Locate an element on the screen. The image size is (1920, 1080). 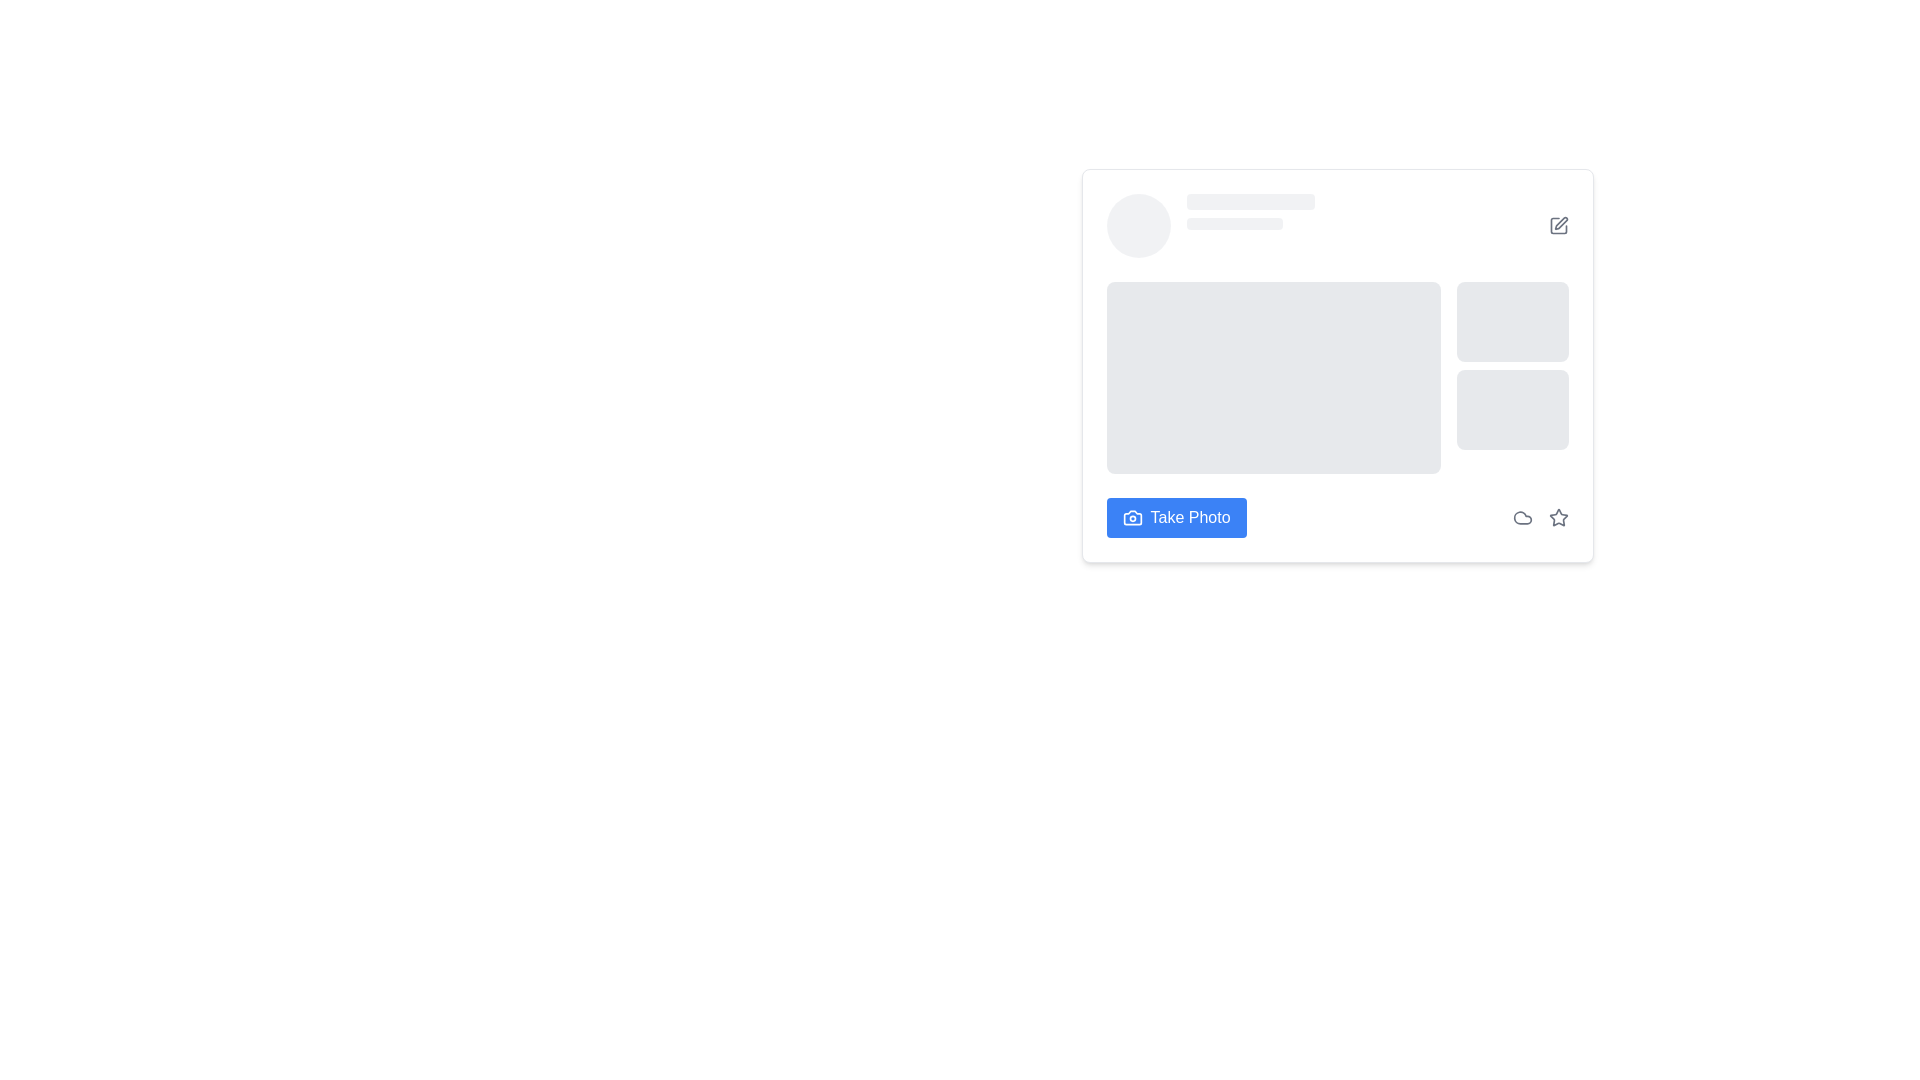
the camera icon within the blue 'Take Photo' button located at the lower region of the card layout is located at coordinates (1132, 516).